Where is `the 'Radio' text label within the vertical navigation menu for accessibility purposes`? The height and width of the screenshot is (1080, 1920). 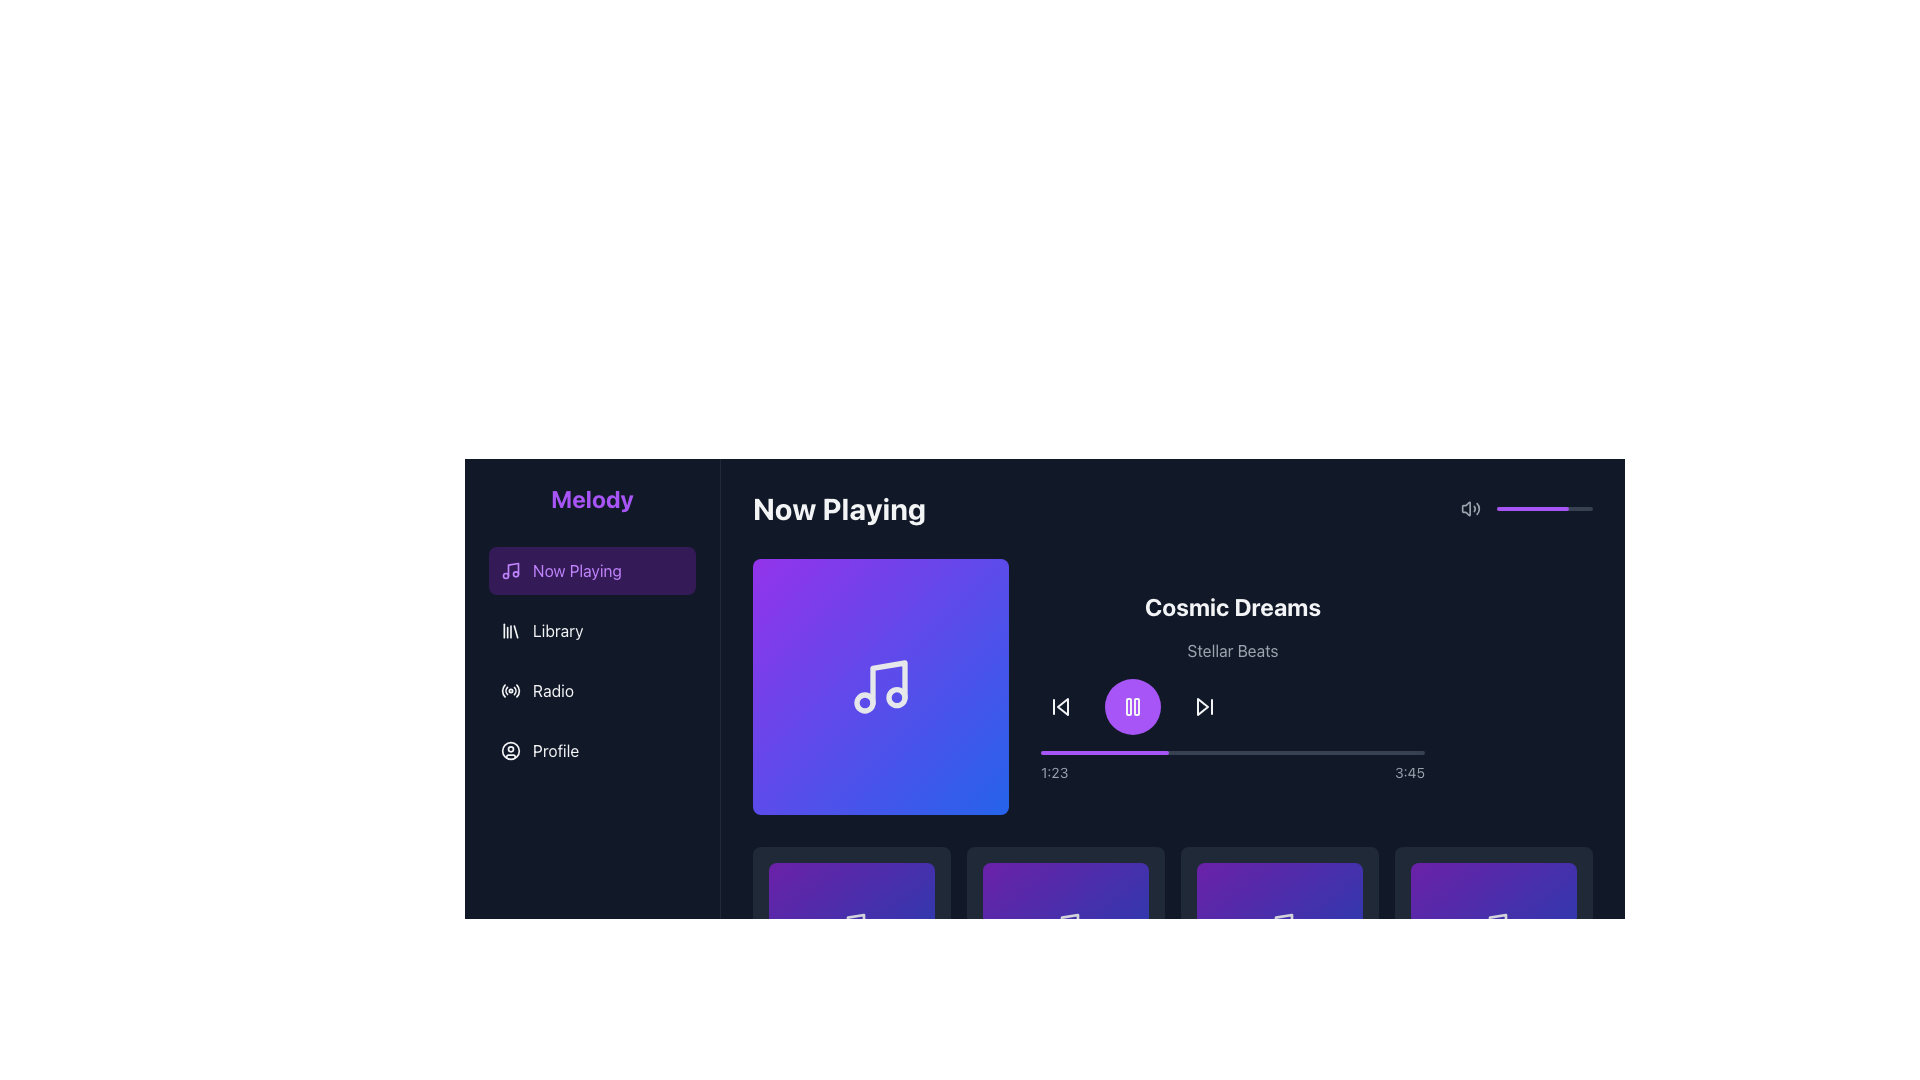
the 'Radio' text label within the vertical navigation menu for accessibility purposes is located at coordinates (553, 689).